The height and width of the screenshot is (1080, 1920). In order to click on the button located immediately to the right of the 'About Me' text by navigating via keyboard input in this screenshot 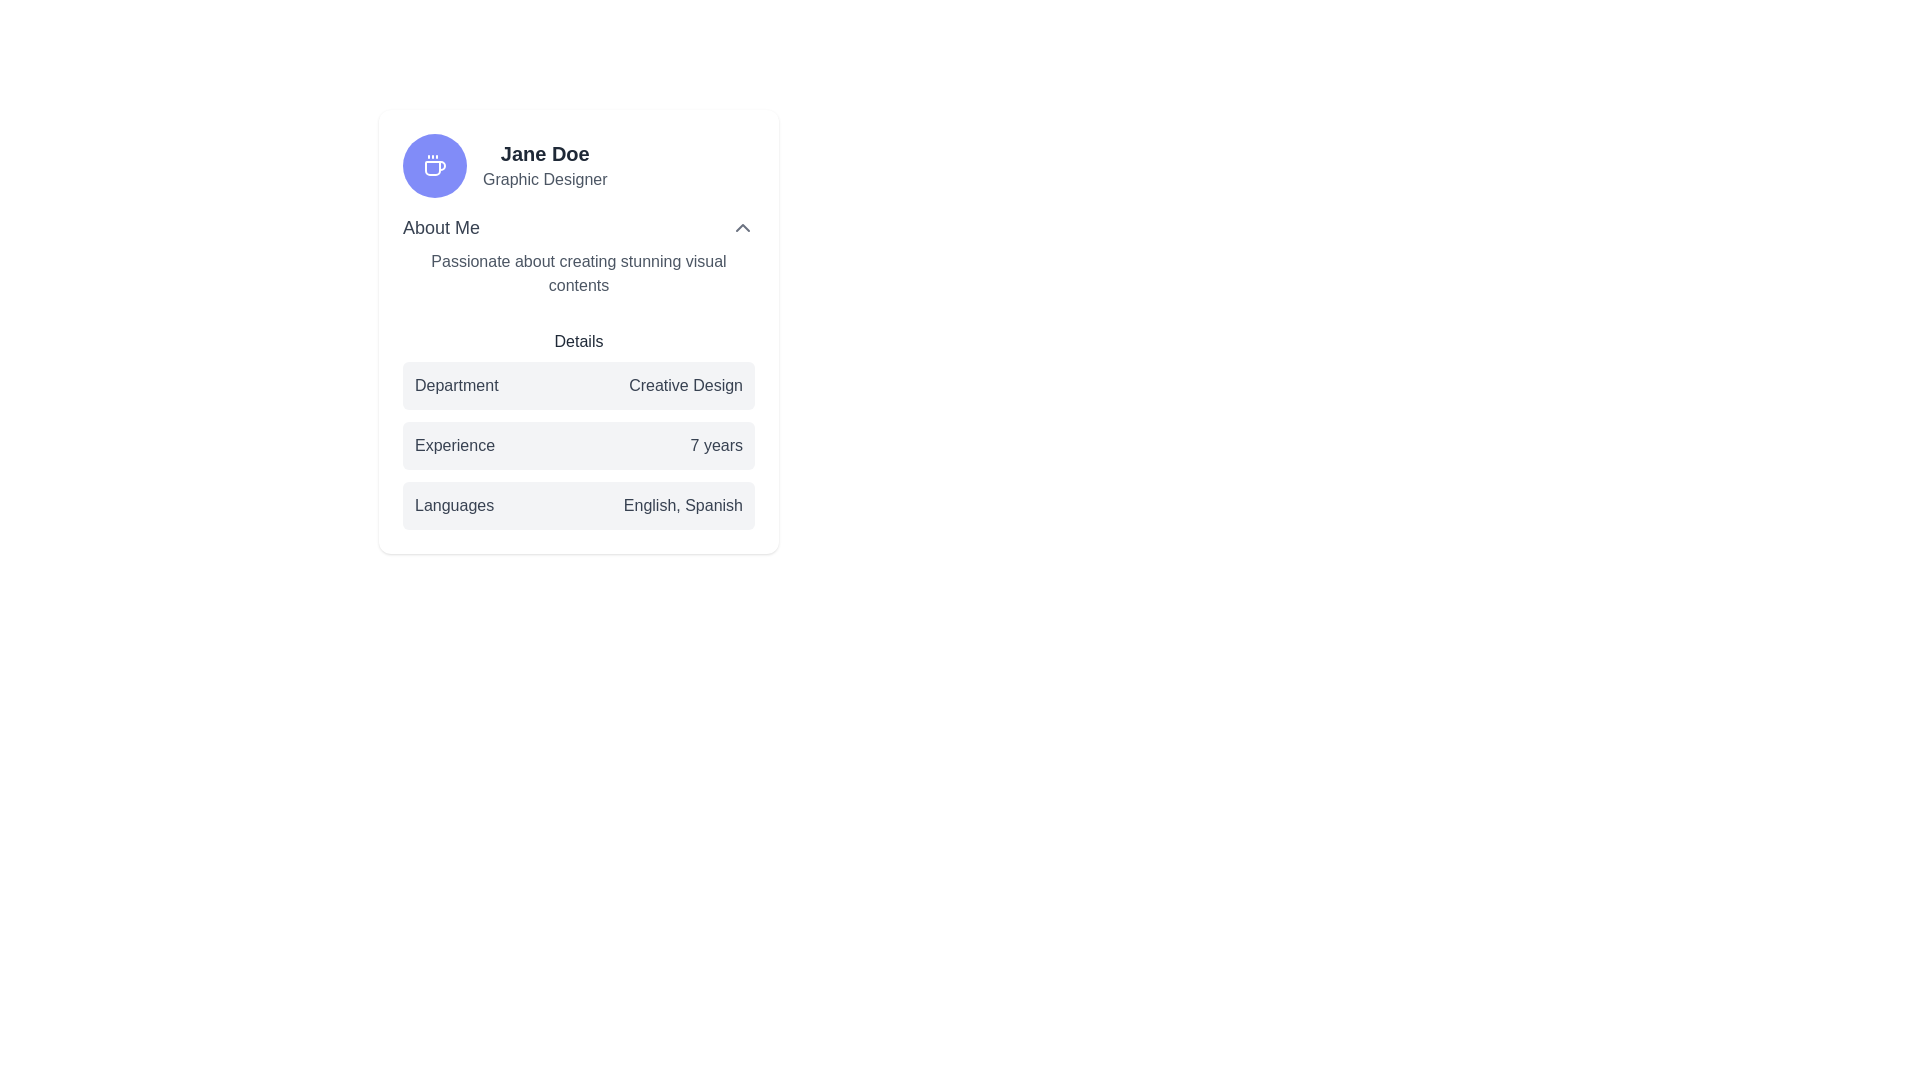, I will do `click(742, 226)`.